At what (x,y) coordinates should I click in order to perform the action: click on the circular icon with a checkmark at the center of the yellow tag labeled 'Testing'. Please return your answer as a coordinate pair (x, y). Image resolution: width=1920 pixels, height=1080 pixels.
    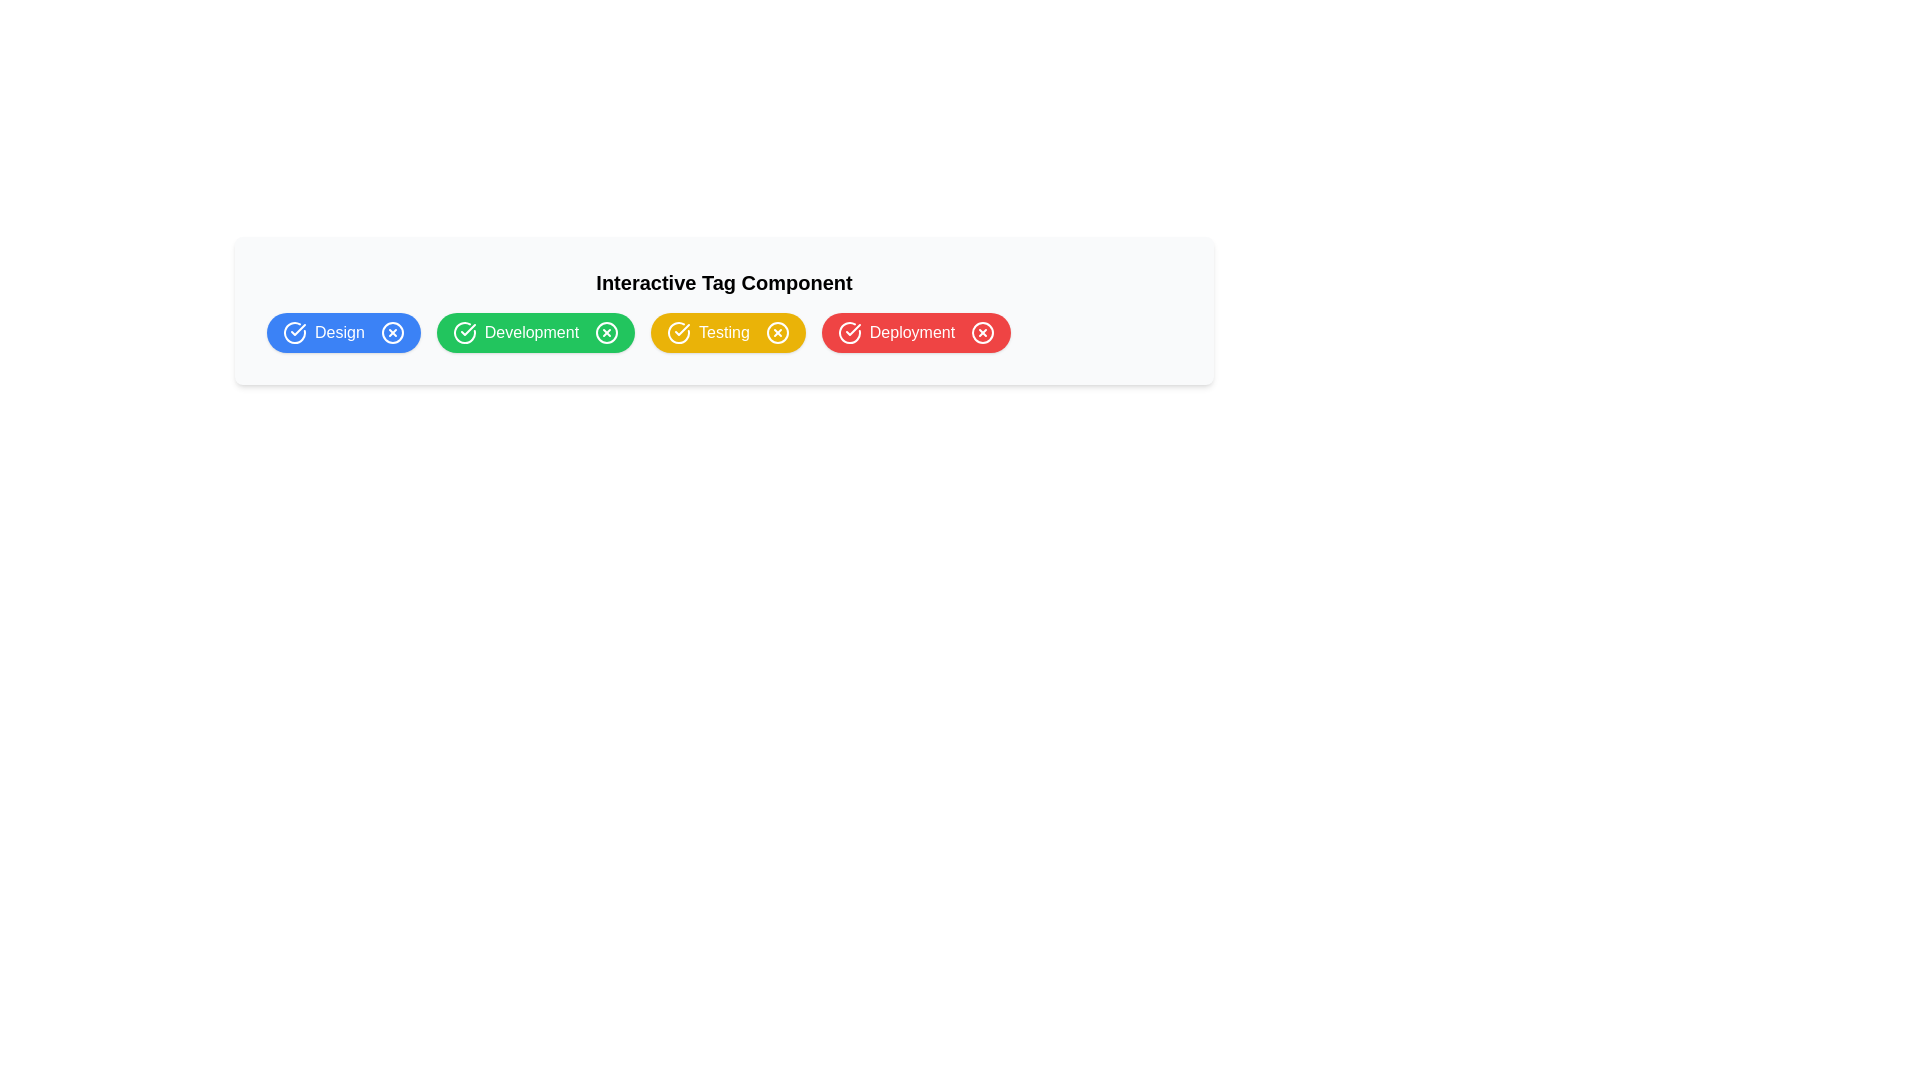
    Looking at the image, I should click on (679, 331).